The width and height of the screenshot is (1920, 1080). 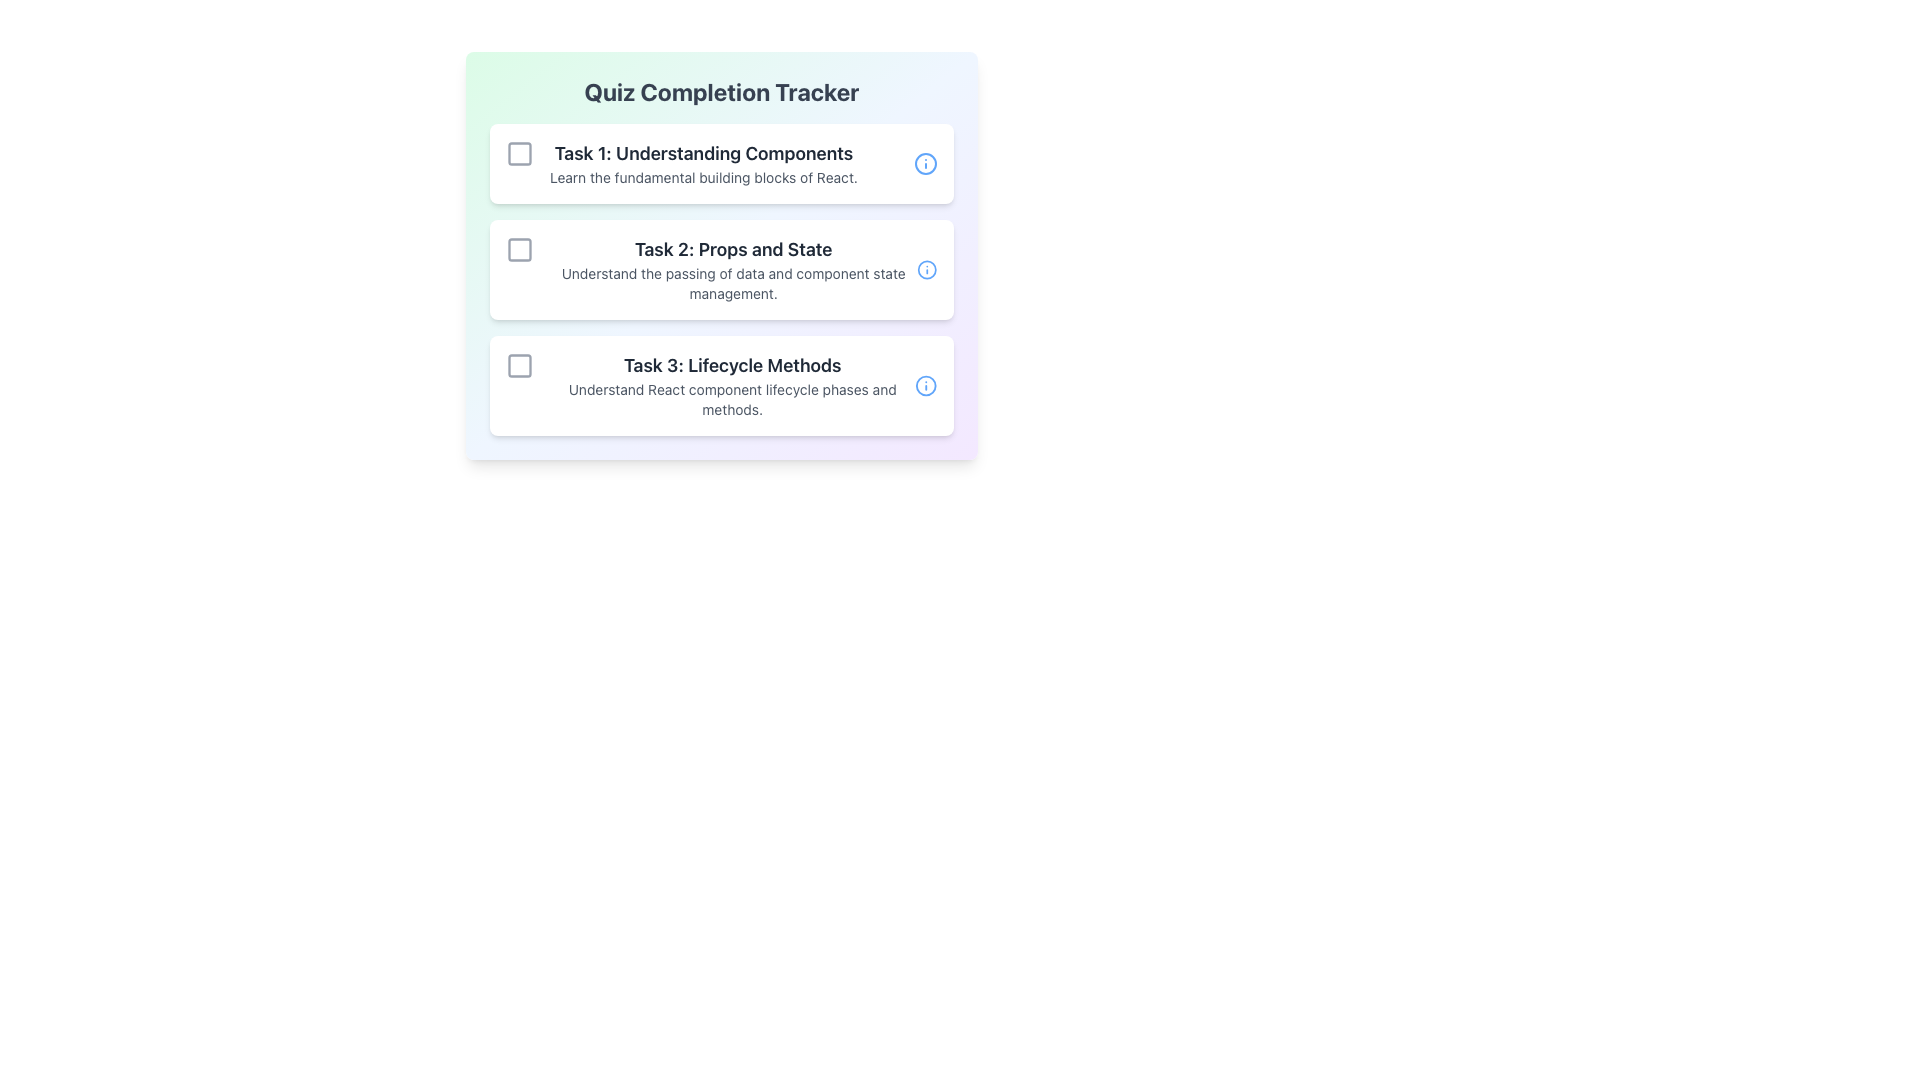 What do you see at coordinates (681, 163) in the screenshot?
I see `text content of the first task segment in the 'Quiz Completion Tracker' interface, positioned below the header and above the second task segment` at bounding box center [681, 163].